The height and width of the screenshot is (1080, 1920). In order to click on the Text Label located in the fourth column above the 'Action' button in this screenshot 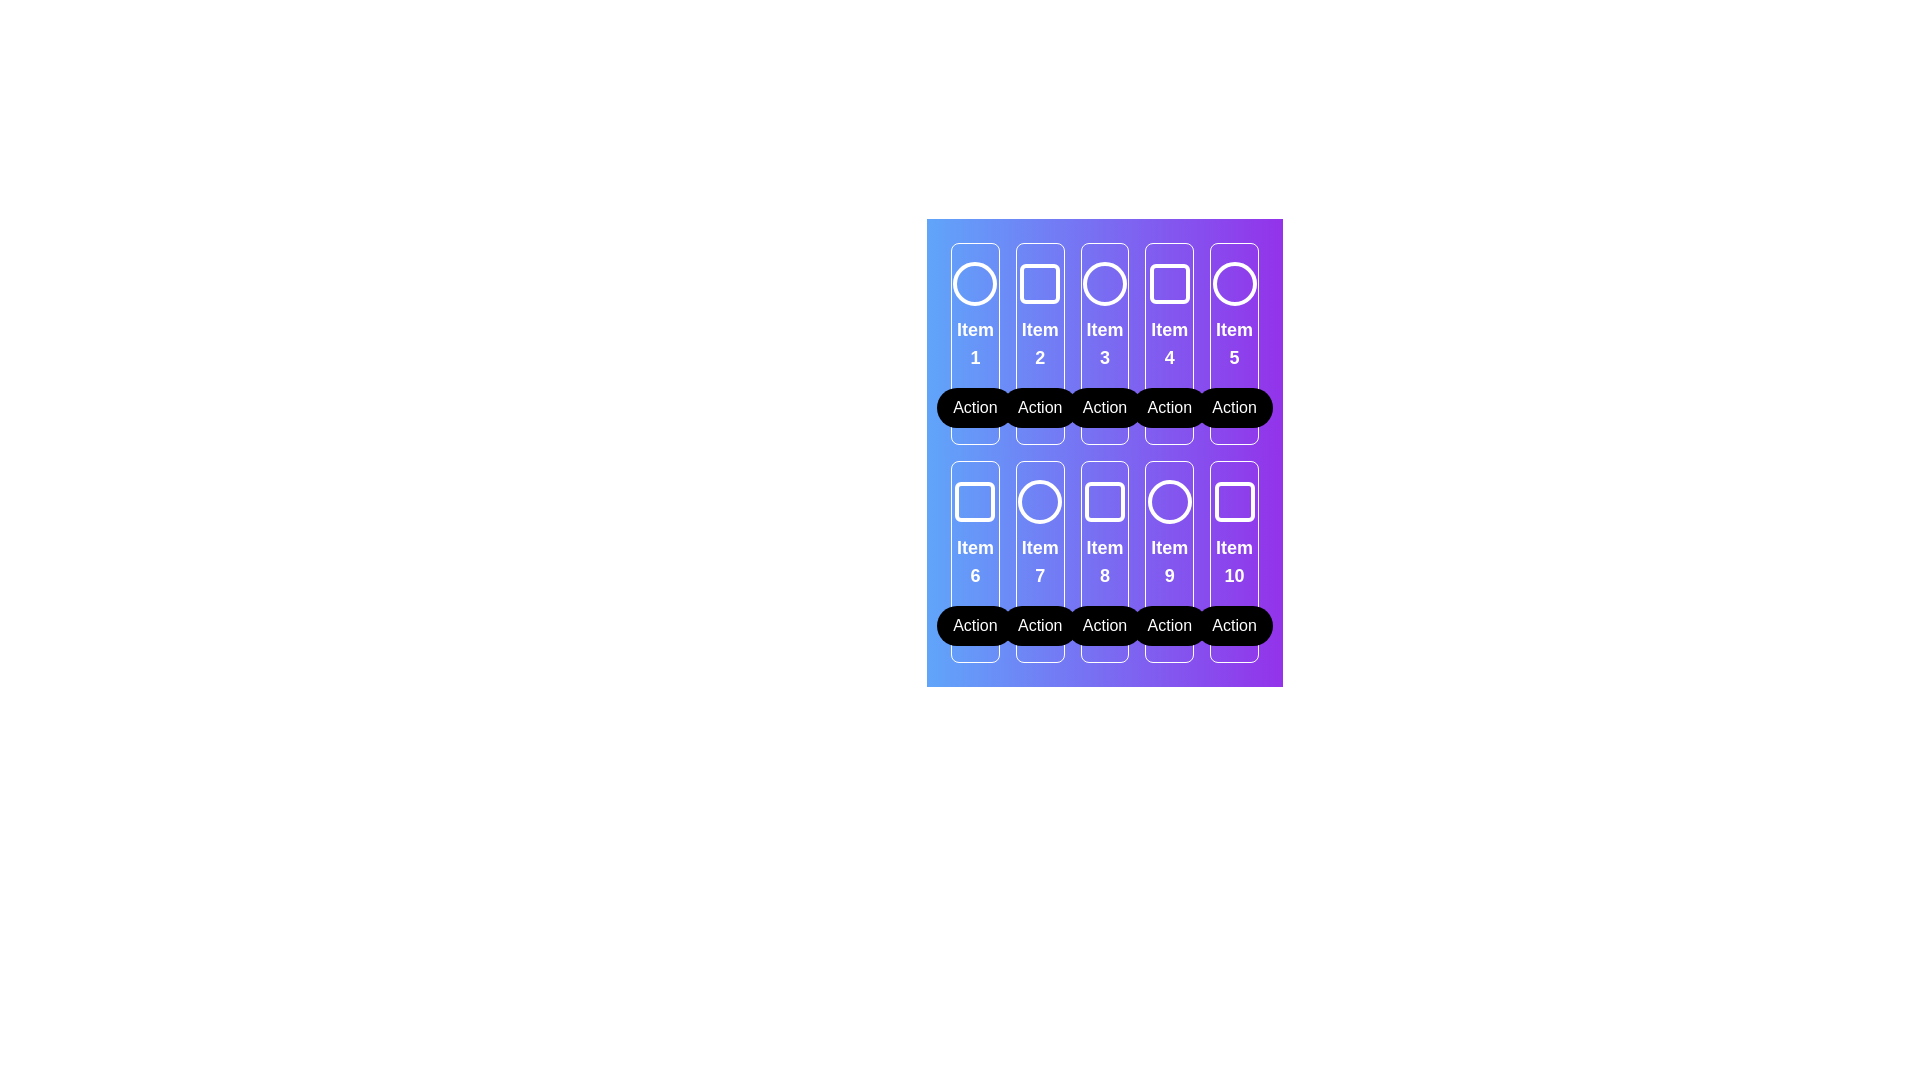, I will do `click(1169, 342)`.